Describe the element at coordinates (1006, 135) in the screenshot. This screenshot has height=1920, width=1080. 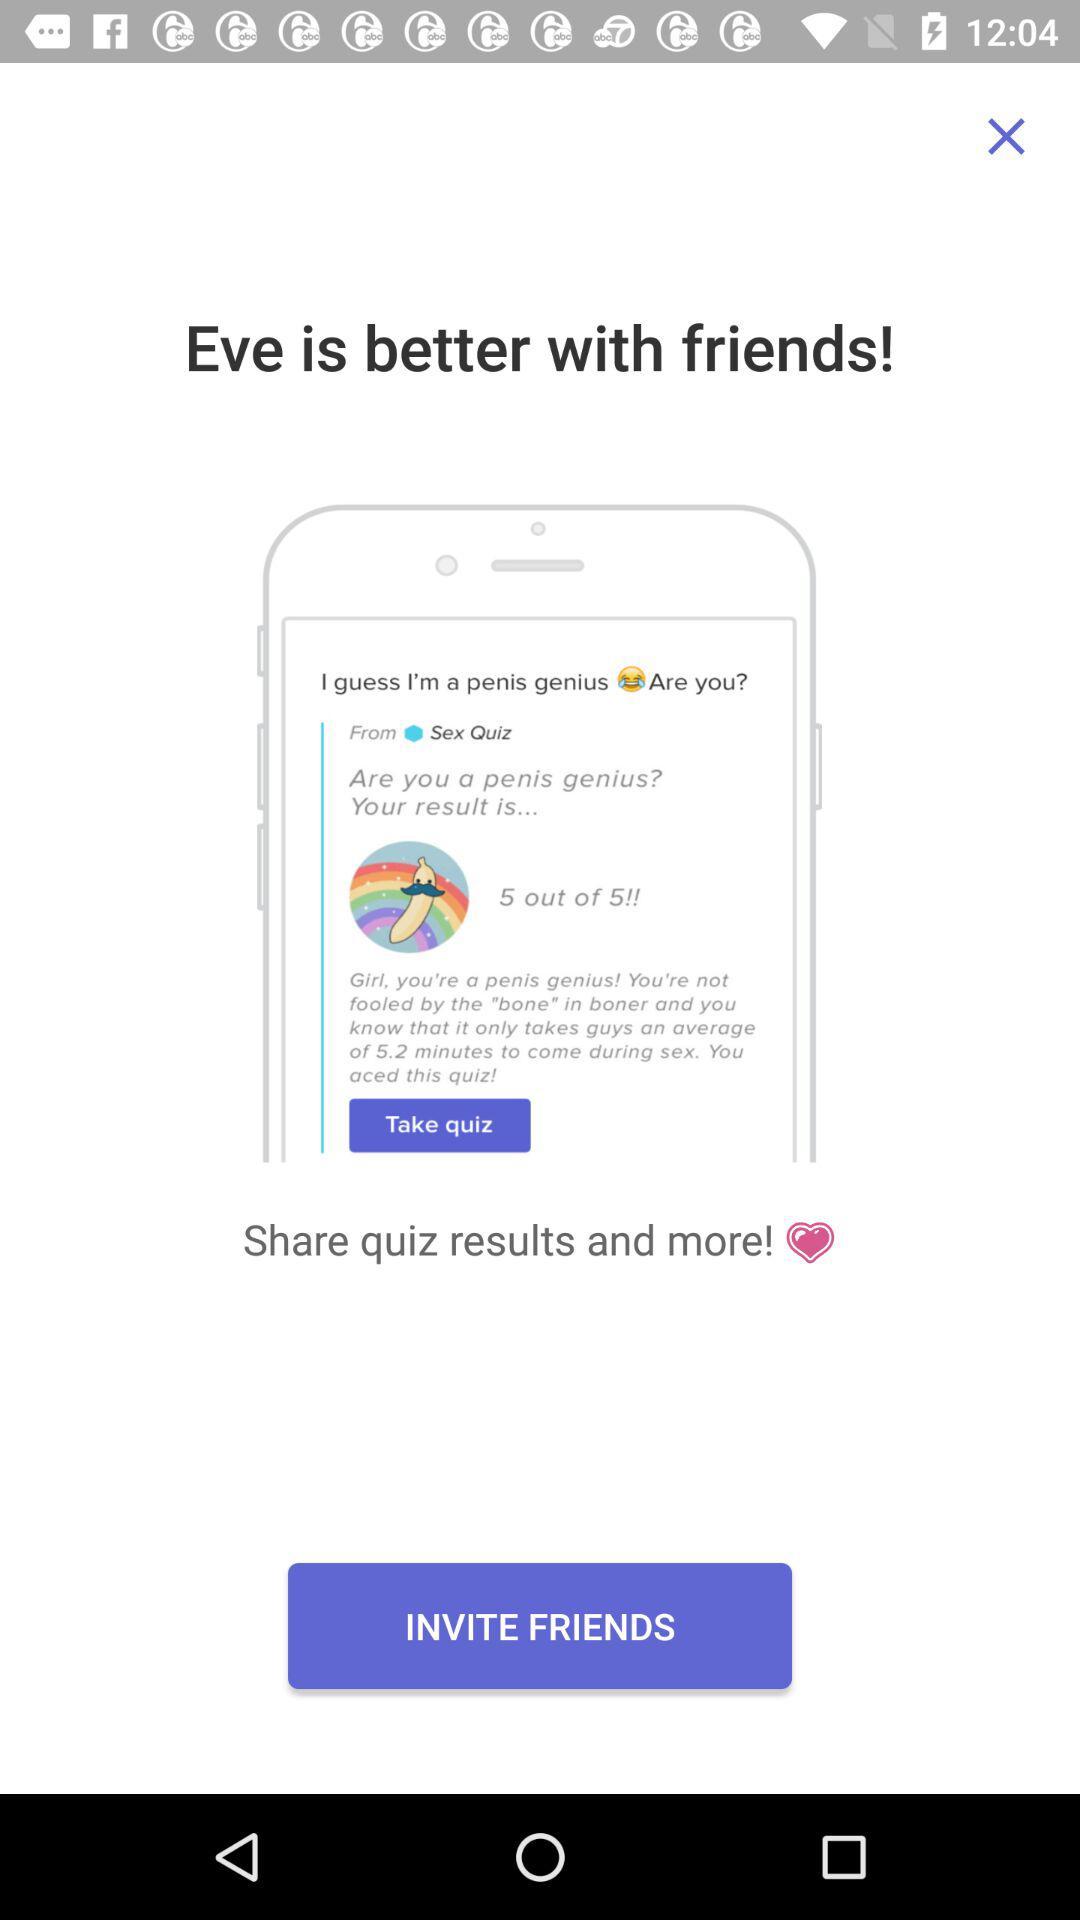
I see `icon at the top right corner` at that location.